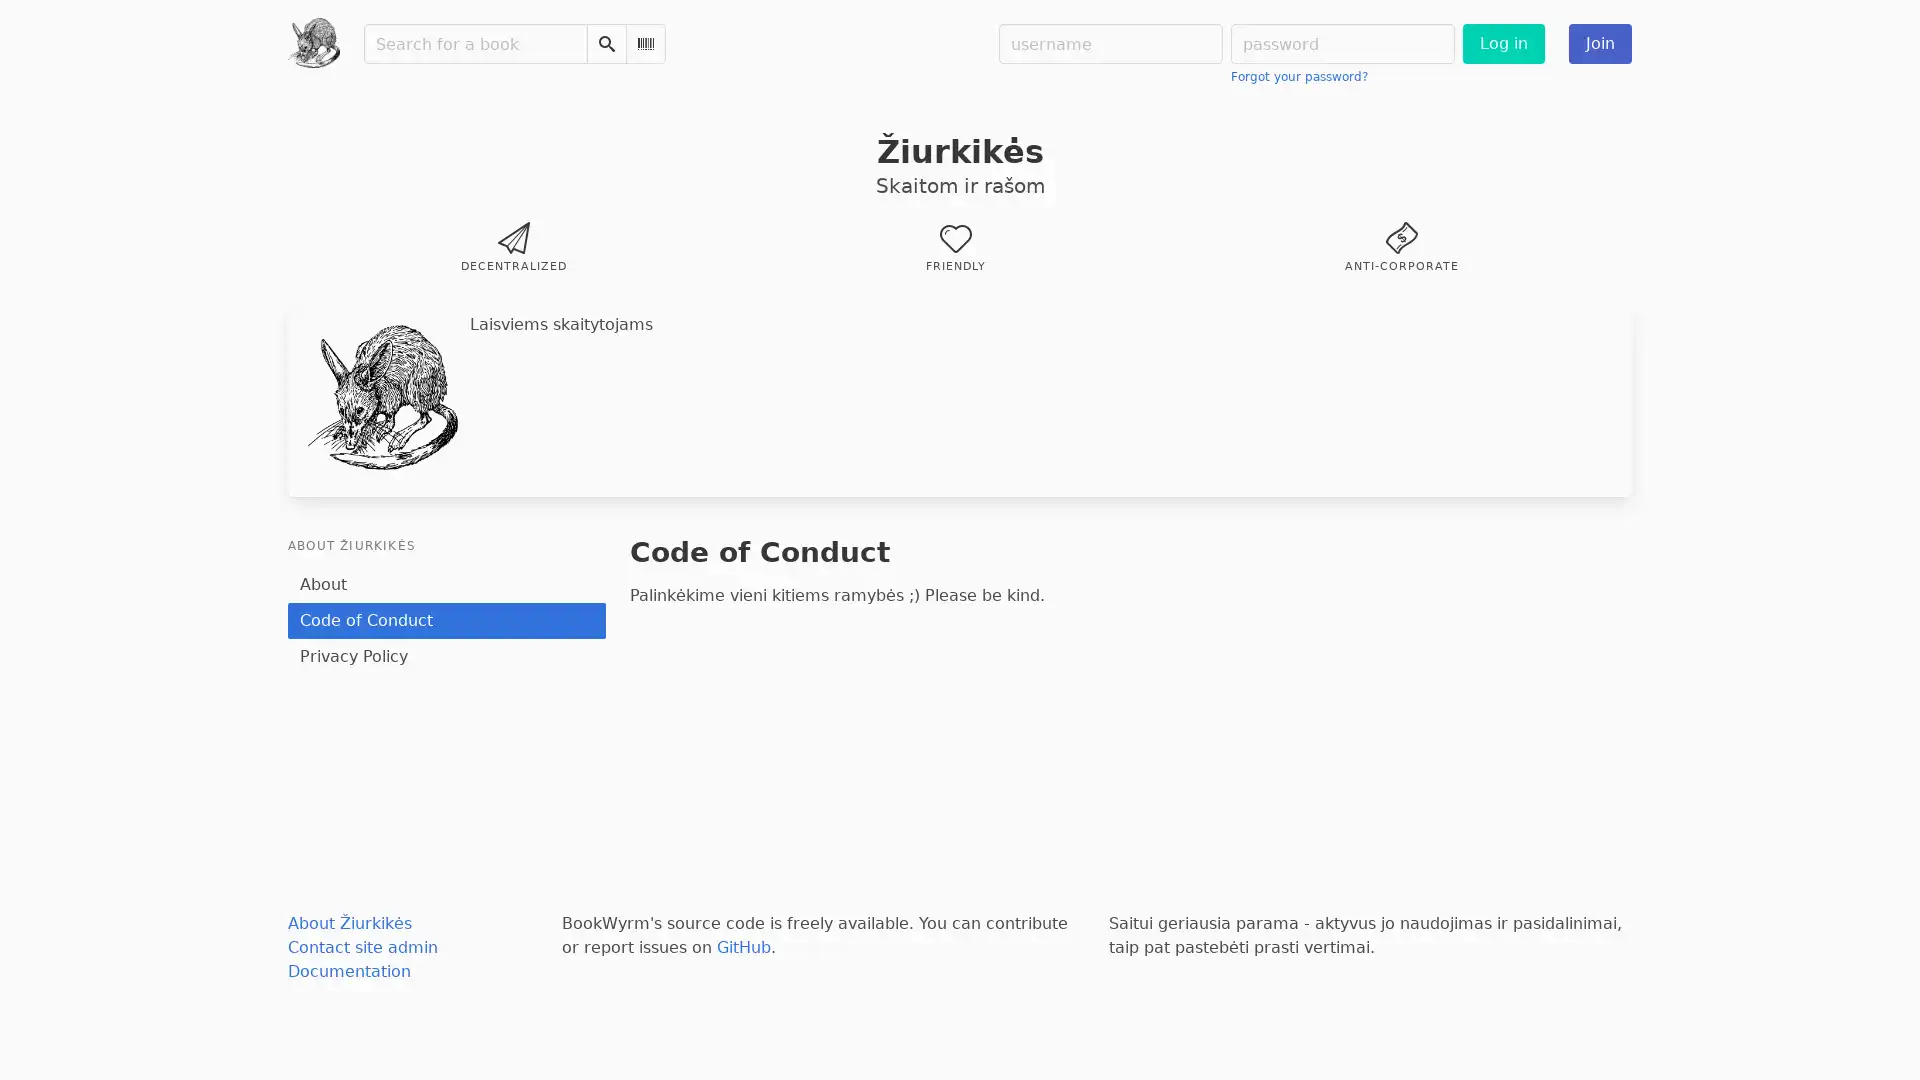 This screenshot has height=1080, width=1920. I want to click on Search, so click(604, 43).